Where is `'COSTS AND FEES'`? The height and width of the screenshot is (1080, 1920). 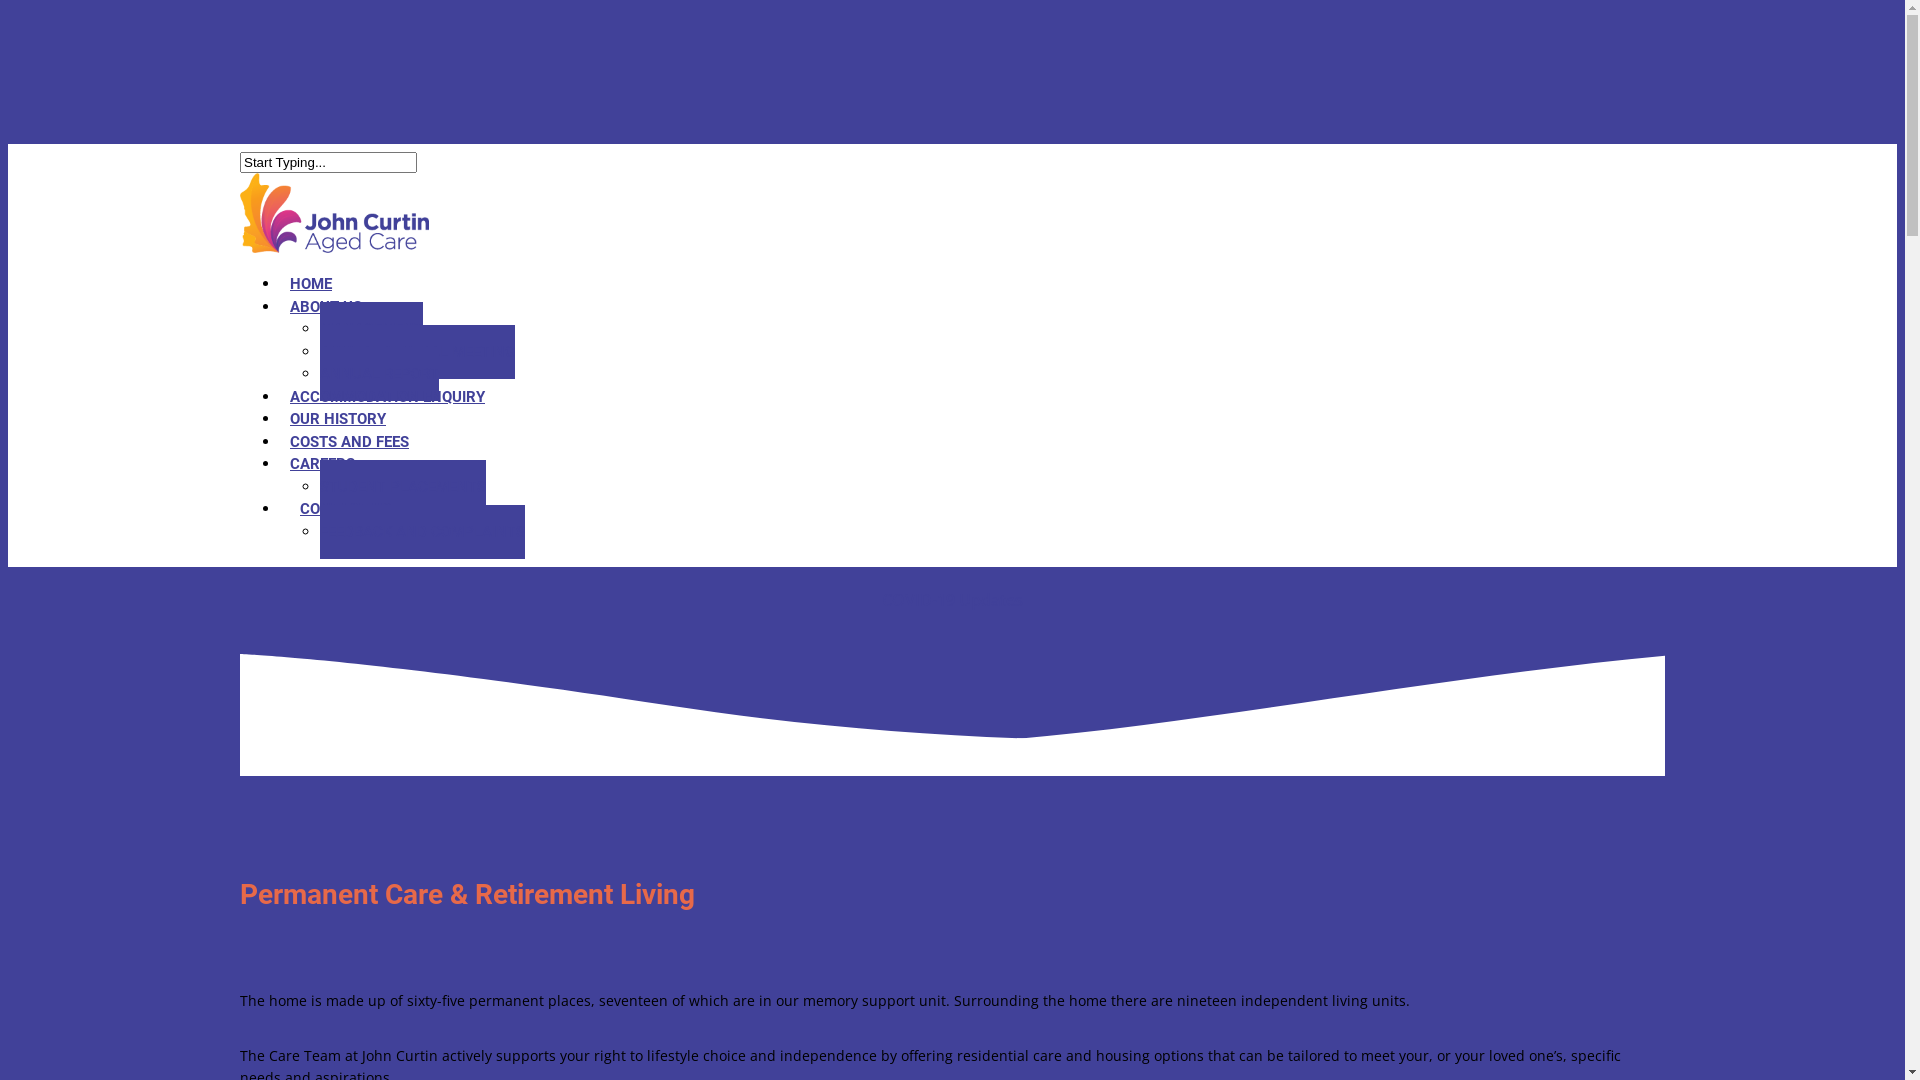
'COSTS AND FEES' is located at coordinates (278, 439).